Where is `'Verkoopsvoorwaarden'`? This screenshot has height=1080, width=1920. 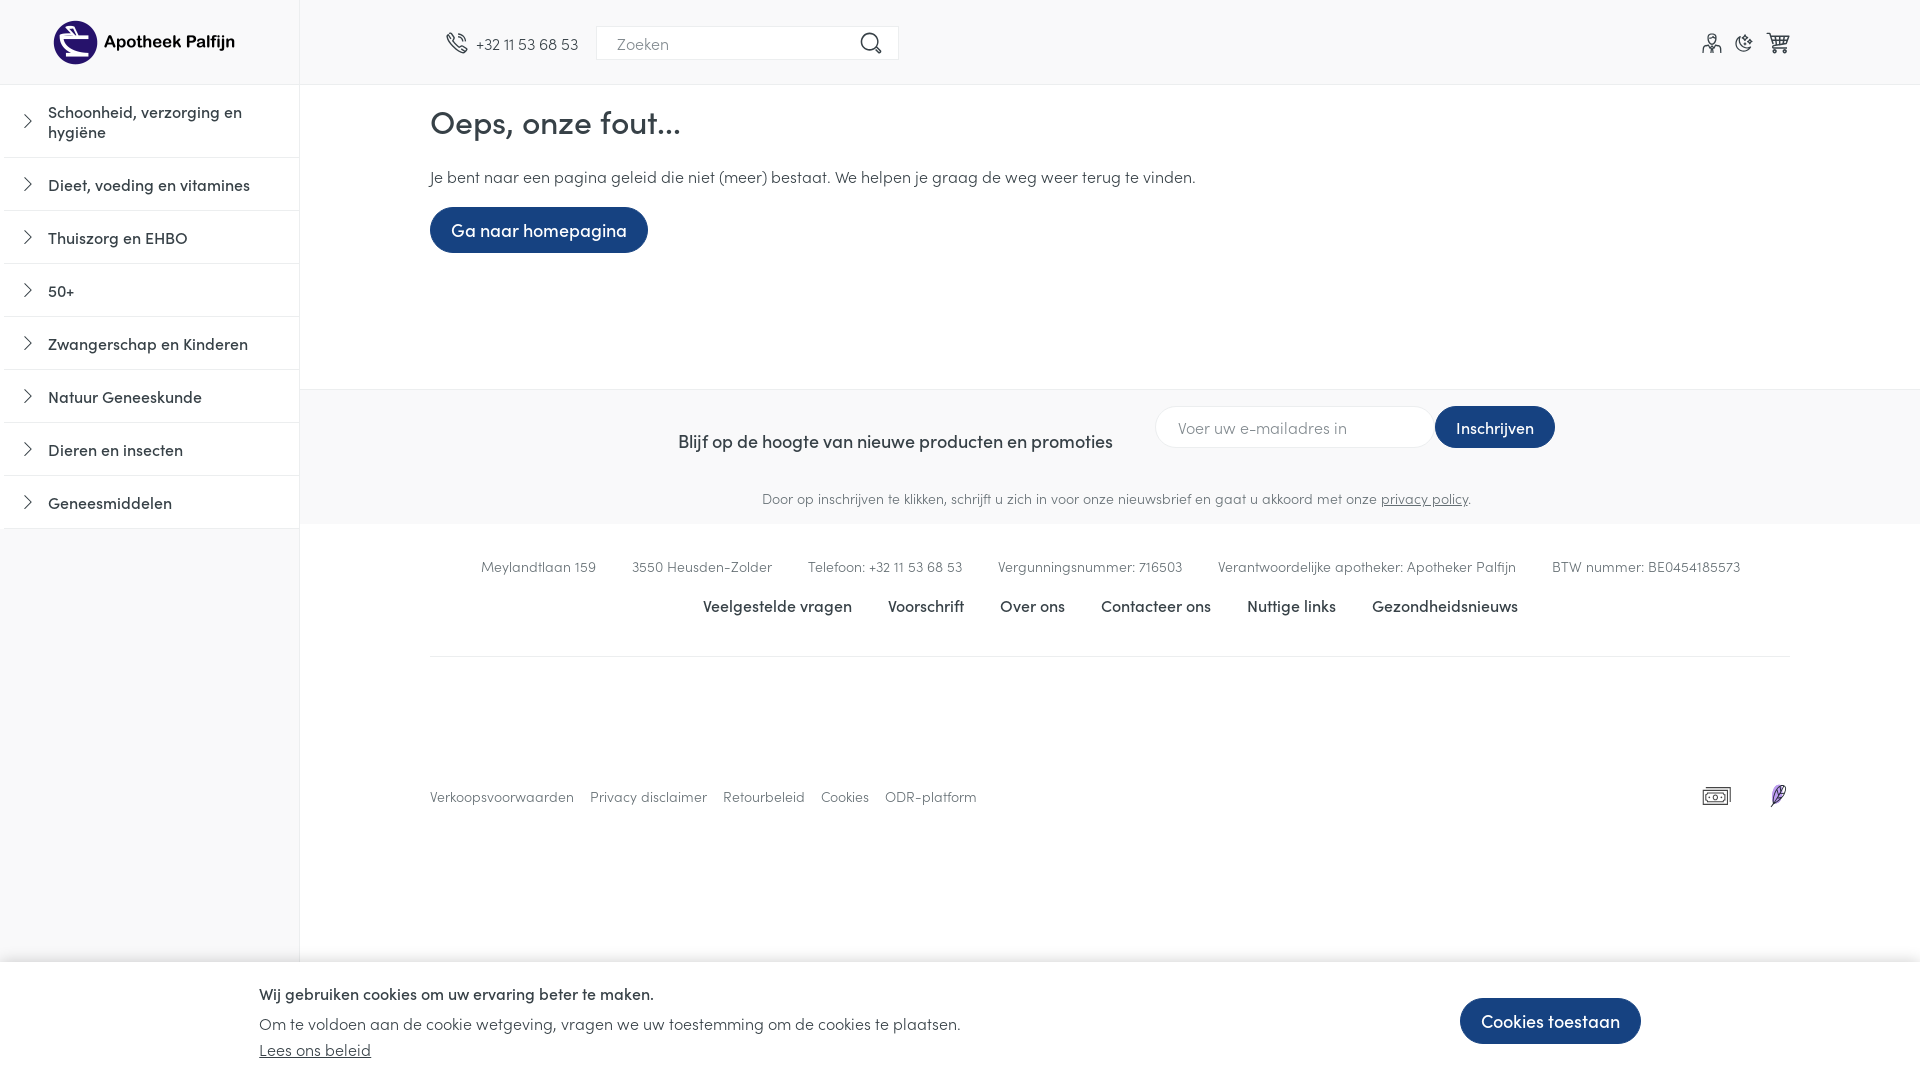
'Verkoopsvoorwaarden' is located at coordinates (429, 794).